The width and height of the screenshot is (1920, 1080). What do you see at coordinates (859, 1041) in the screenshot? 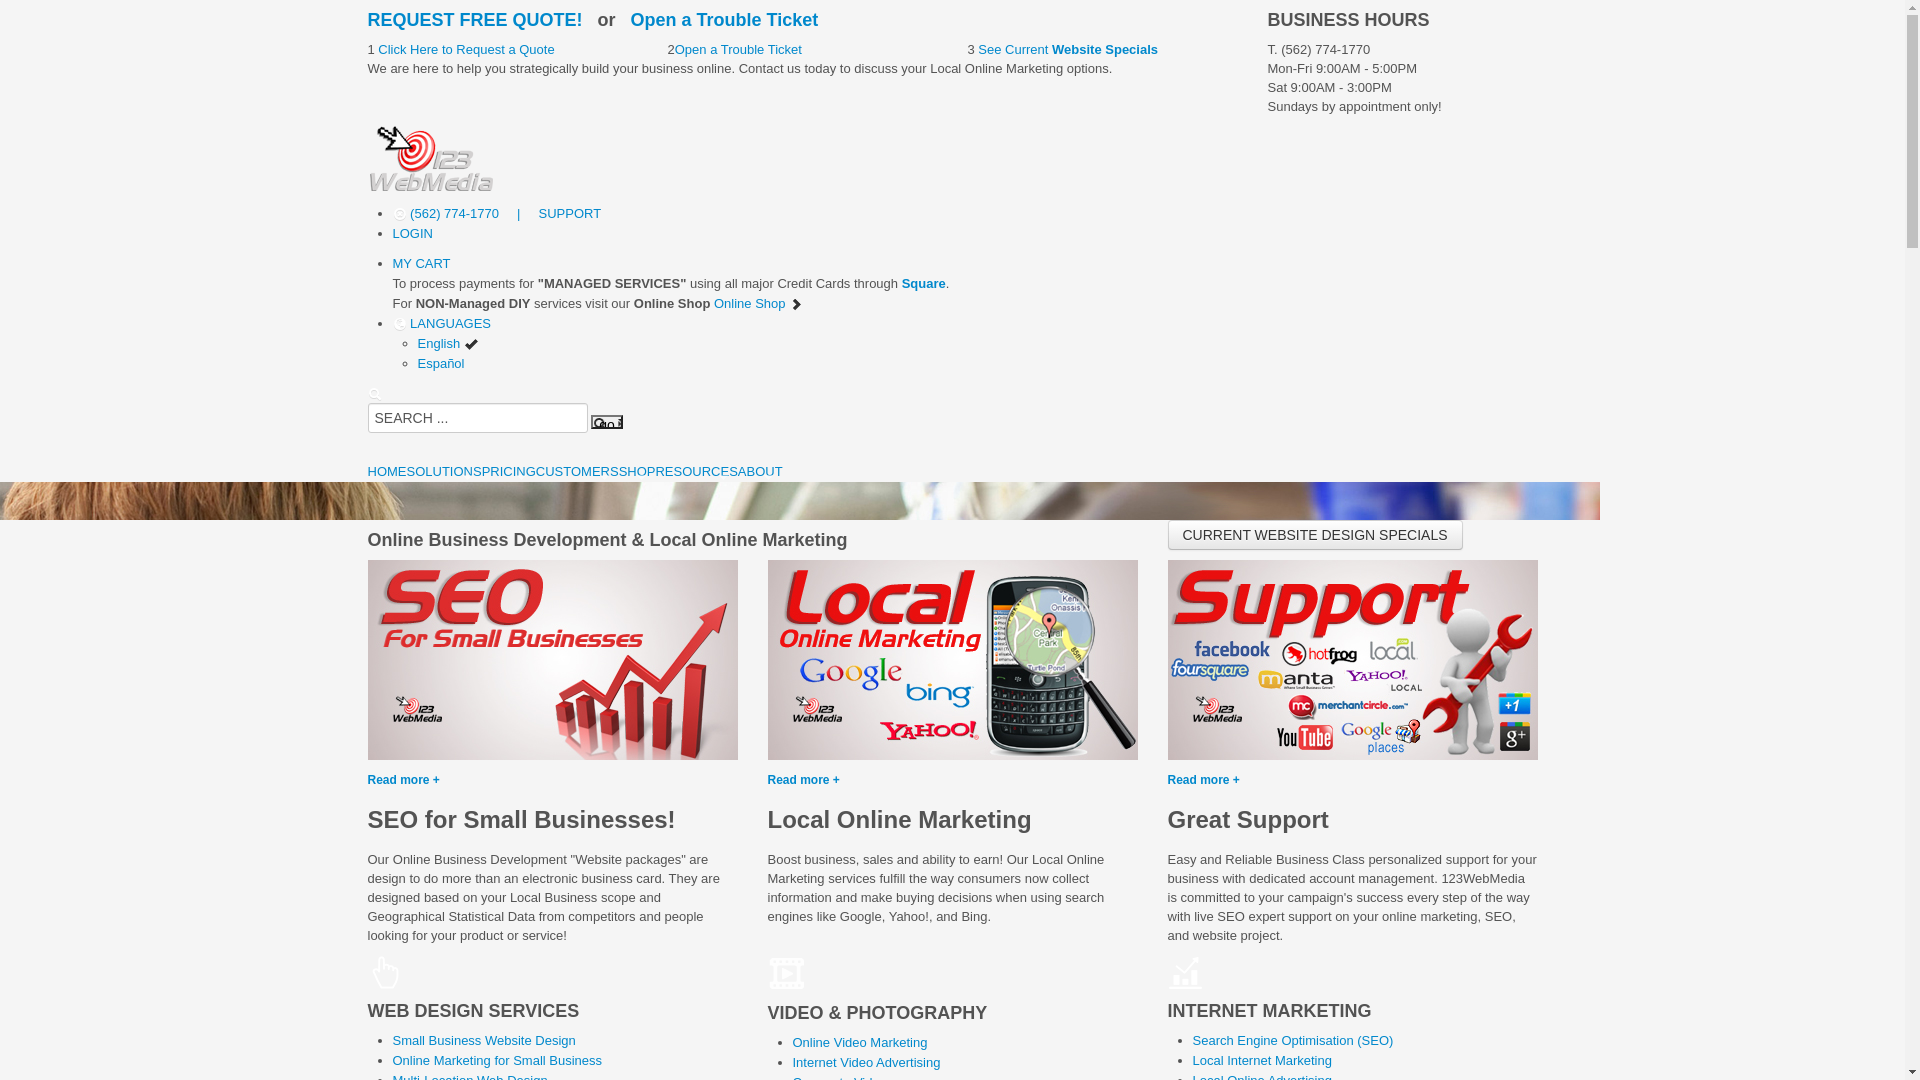
I see `'Online Video Marketing'` at bounding box center [859, 1041].